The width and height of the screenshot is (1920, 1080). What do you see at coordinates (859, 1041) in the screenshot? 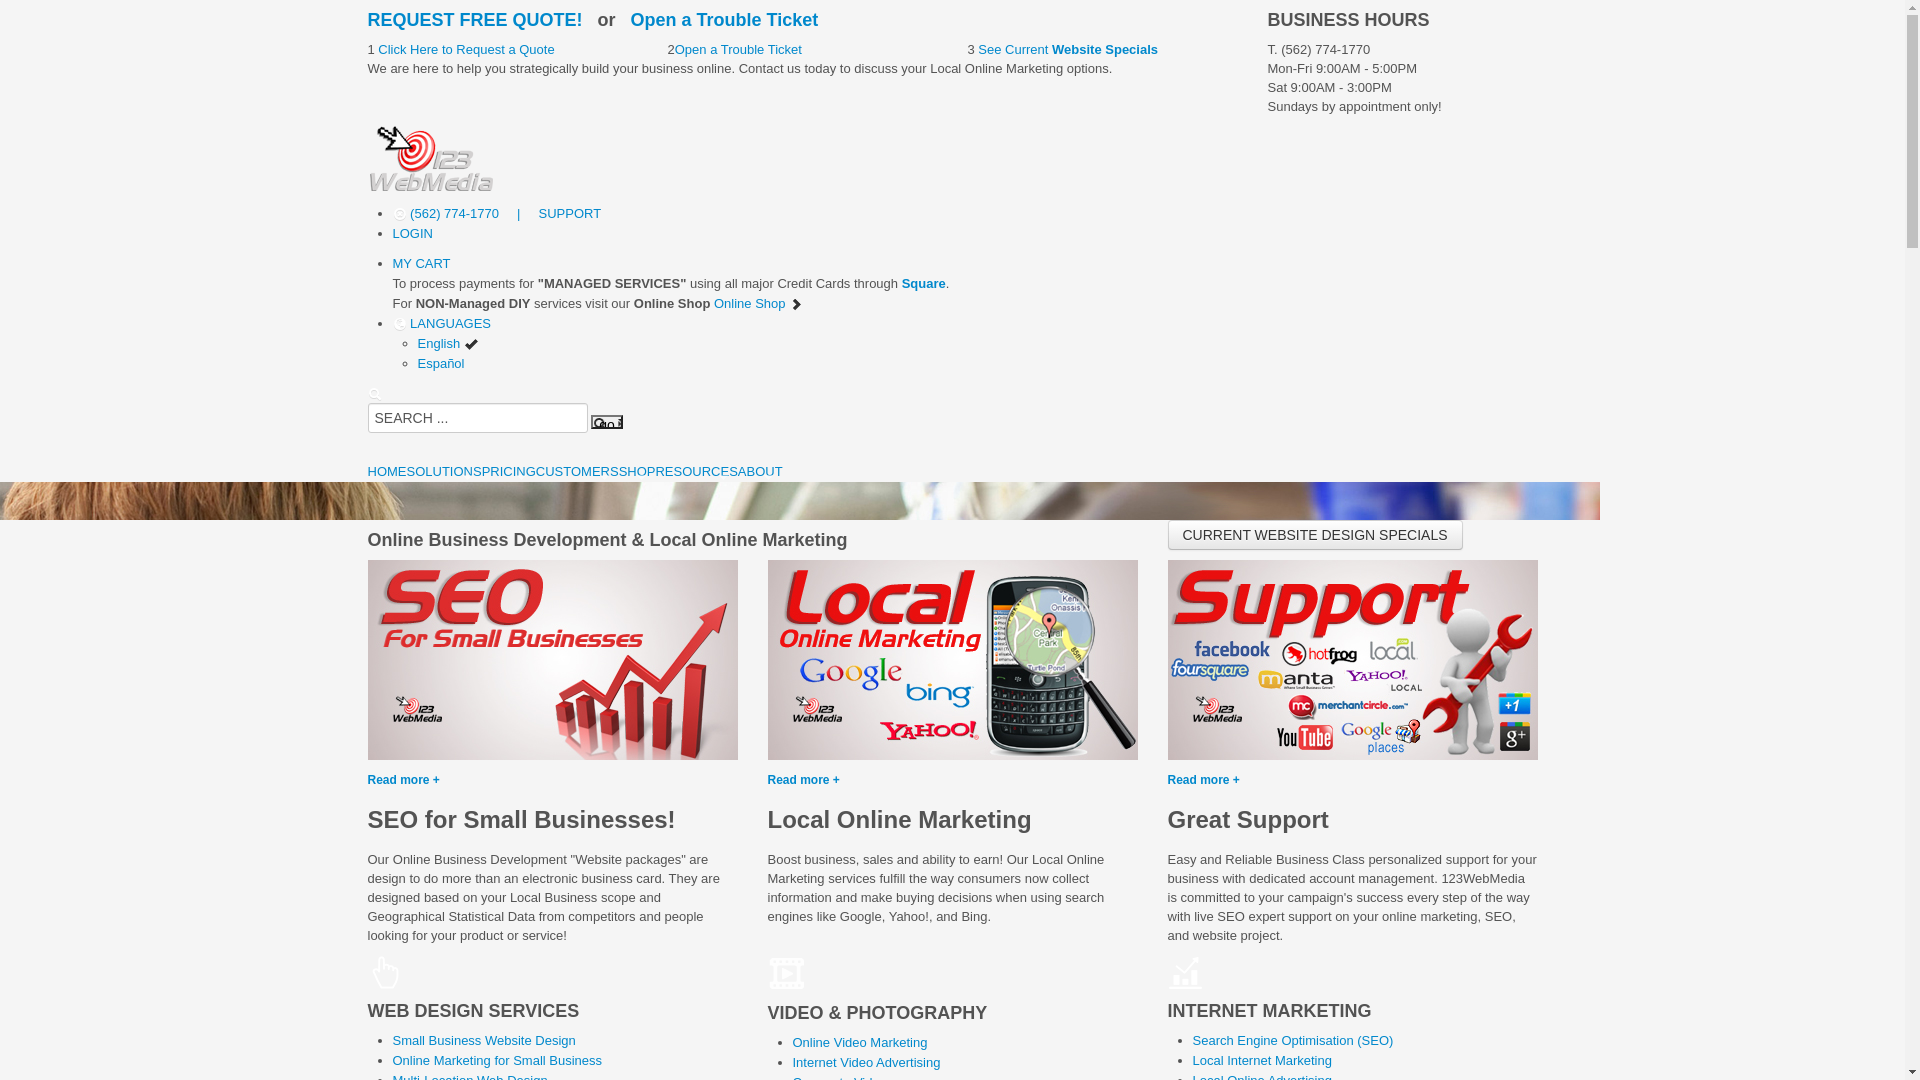
I see `'Online Video Marketing'` at bounding box center [859, 1041].